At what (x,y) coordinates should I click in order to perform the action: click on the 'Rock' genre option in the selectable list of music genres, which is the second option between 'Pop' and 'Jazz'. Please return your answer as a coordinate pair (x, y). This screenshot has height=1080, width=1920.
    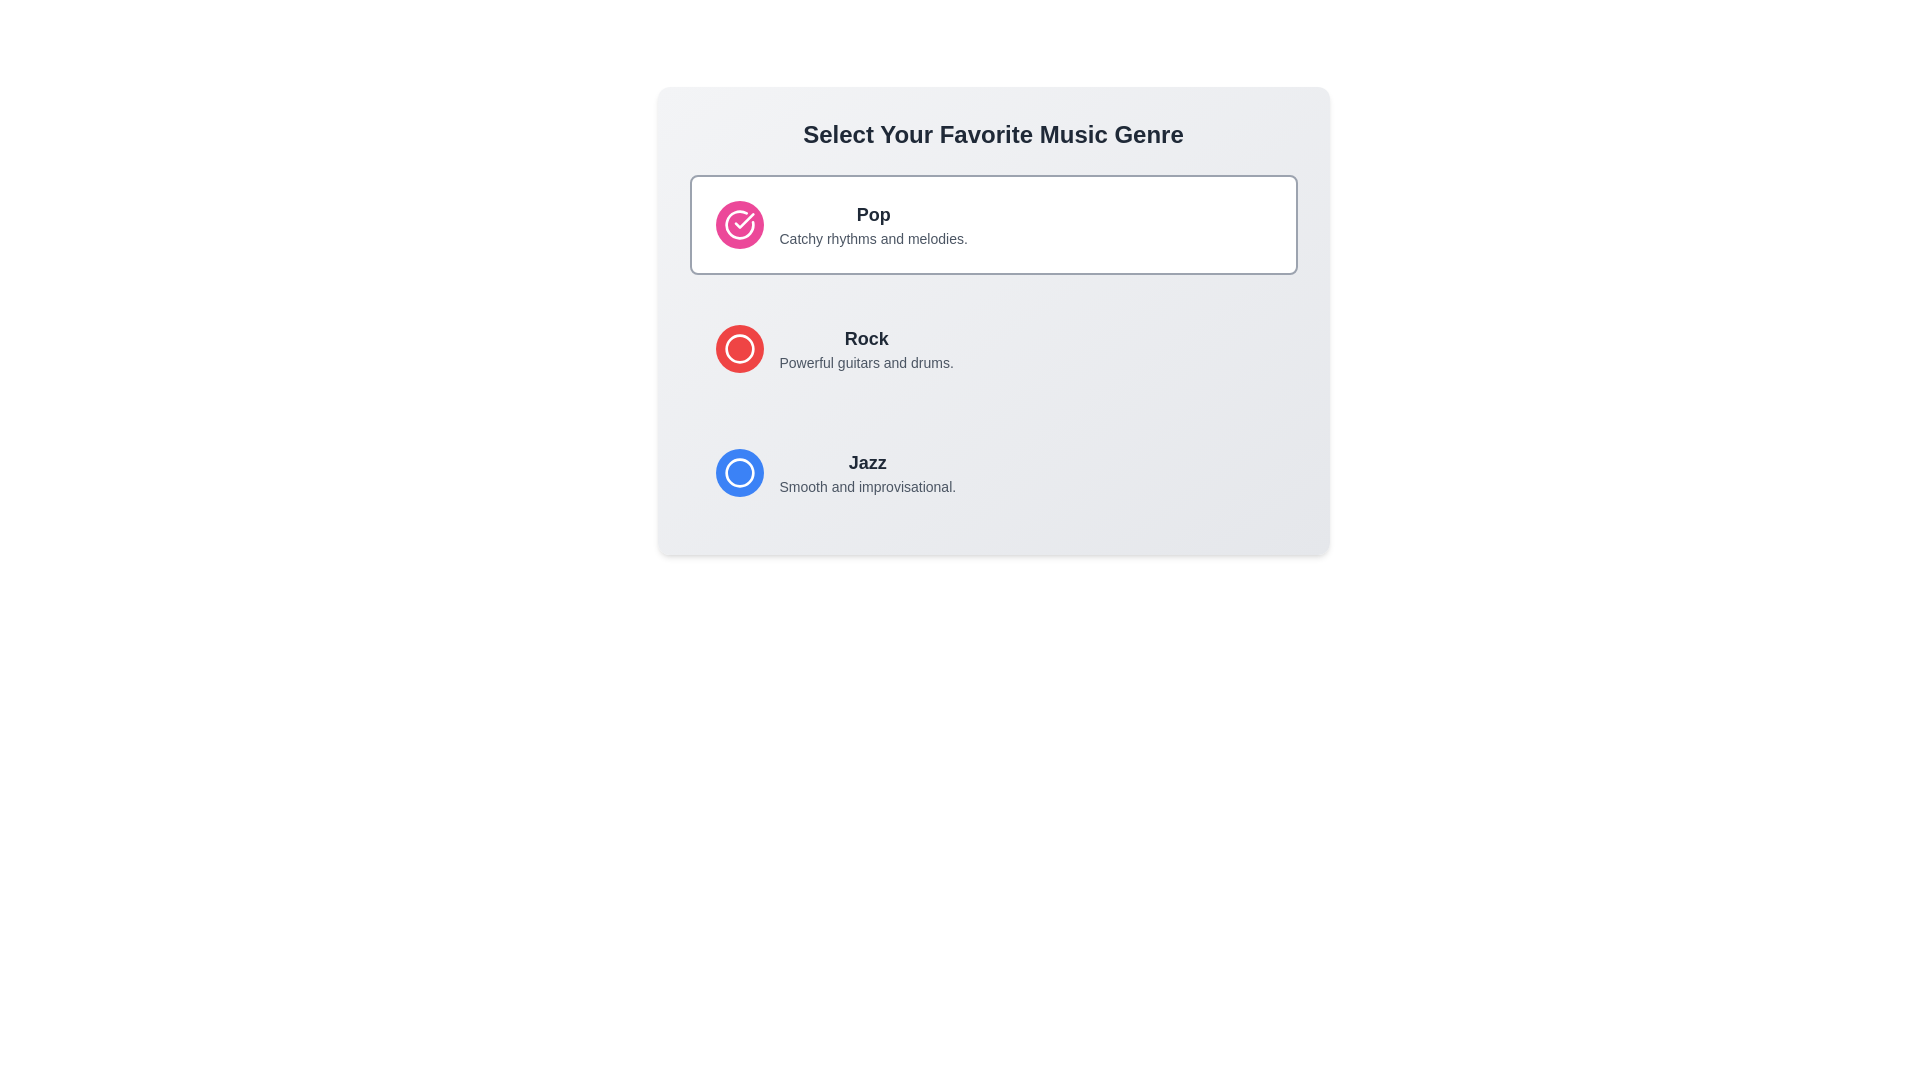
    Looking at the image, I should click on (993, 347).